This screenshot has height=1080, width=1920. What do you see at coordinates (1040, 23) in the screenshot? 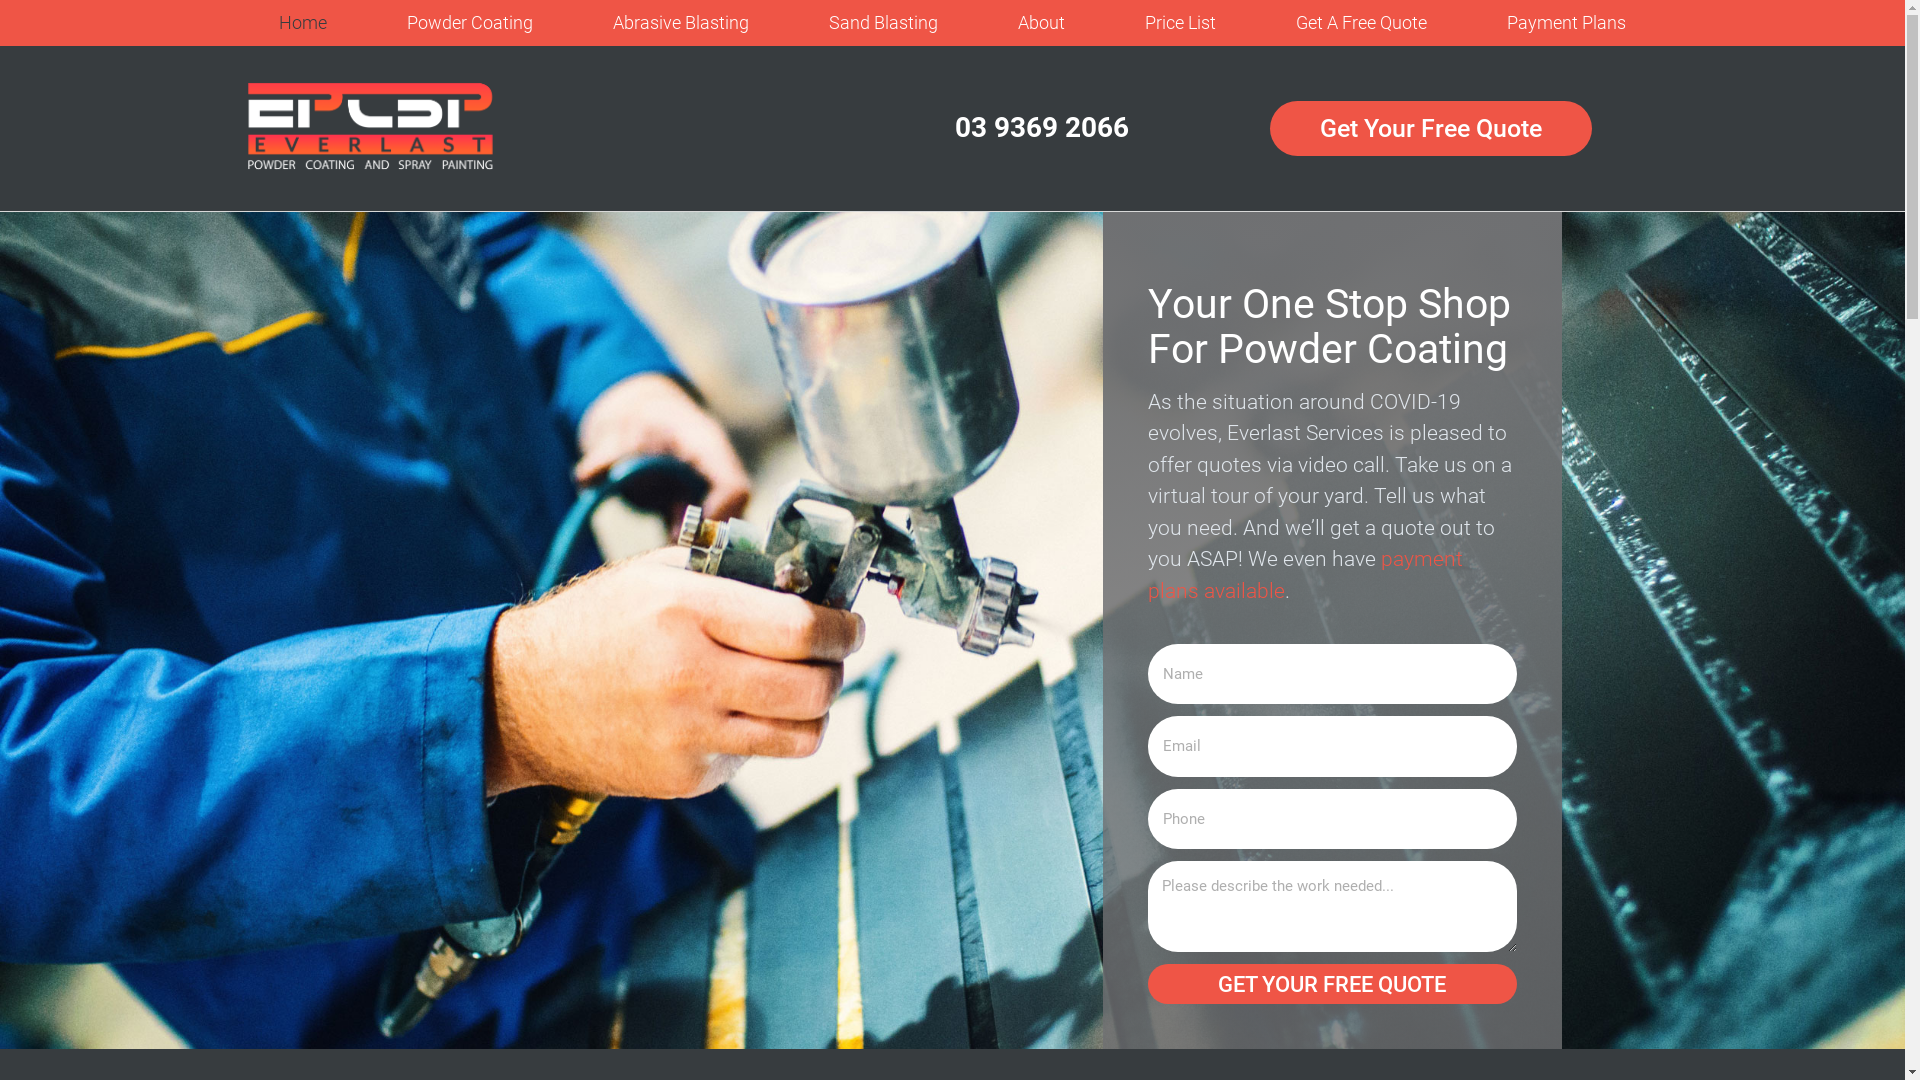
I see `'About'` at bounding box center [1040, 23].